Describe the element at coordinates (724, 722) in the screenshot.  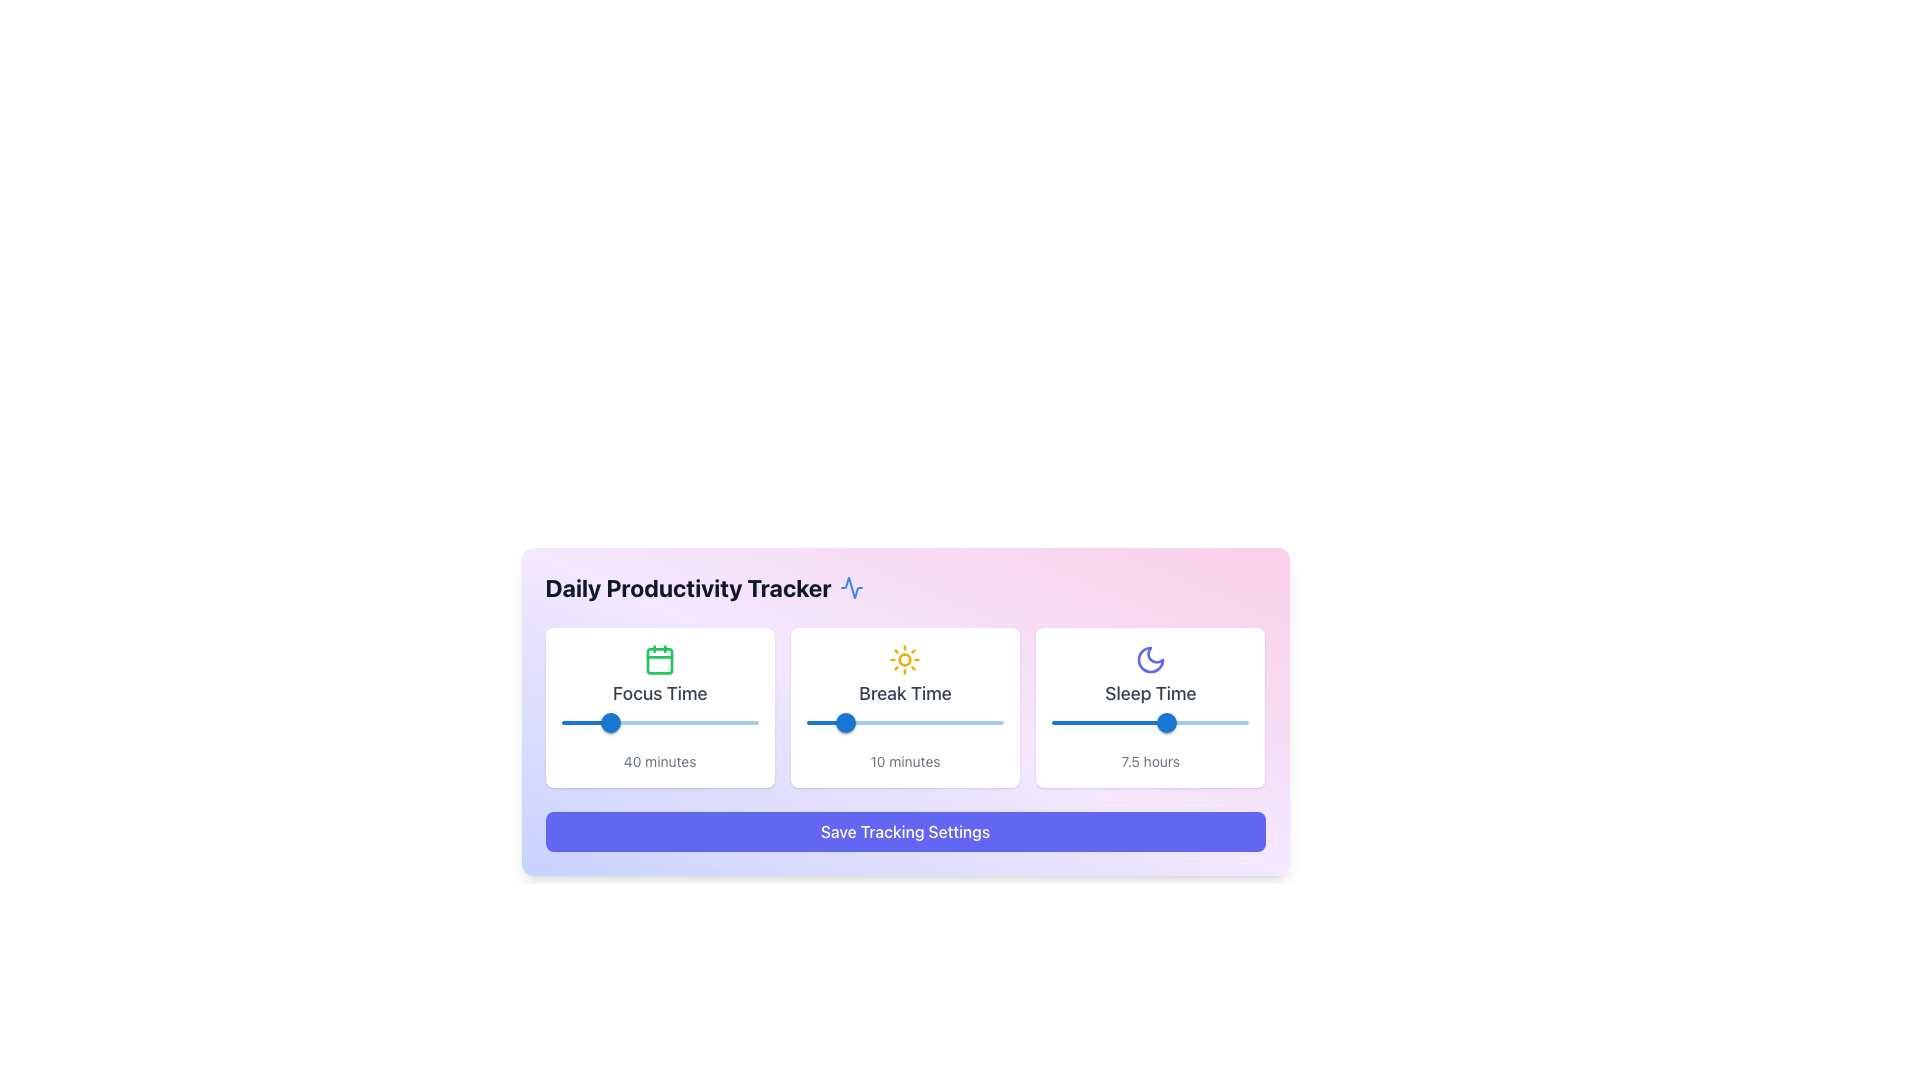
I see `the focus time` at that location.